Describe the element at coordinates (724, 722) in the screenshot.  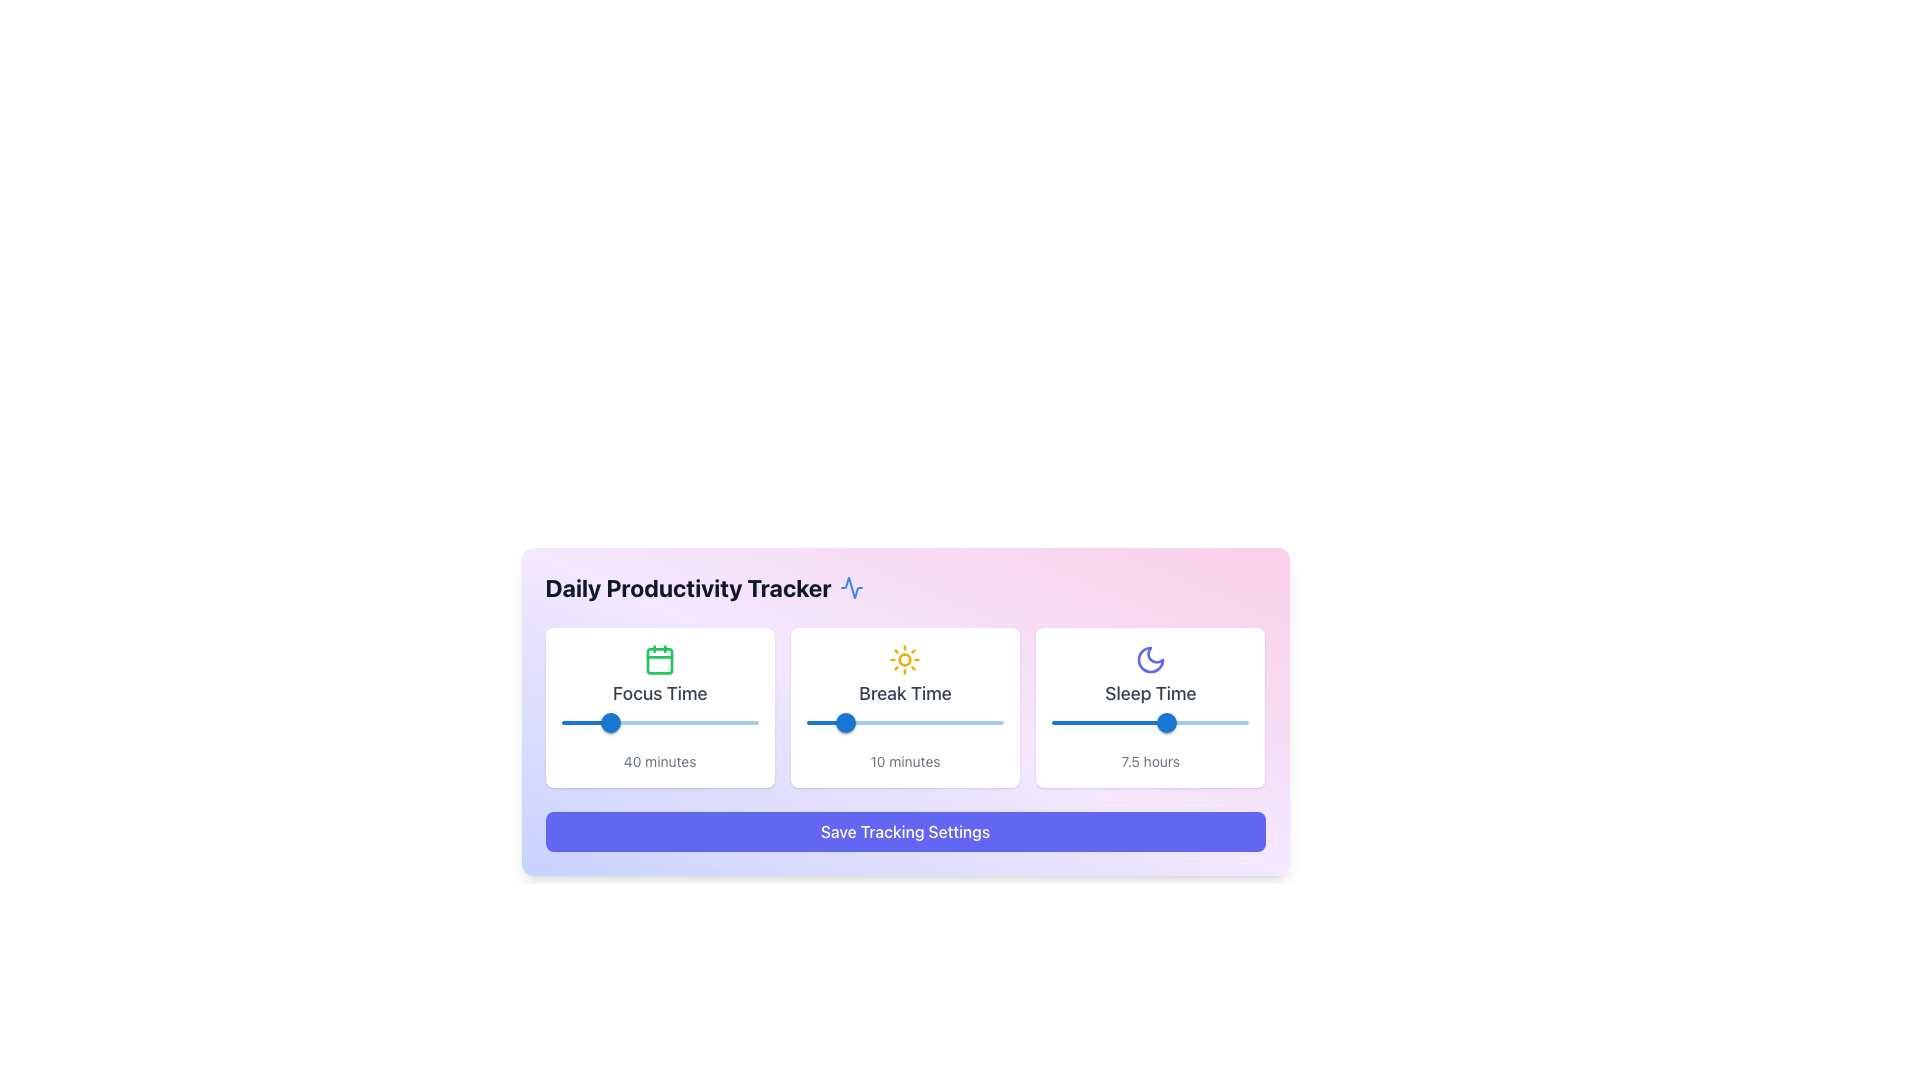
I see `the focus time` at that location.